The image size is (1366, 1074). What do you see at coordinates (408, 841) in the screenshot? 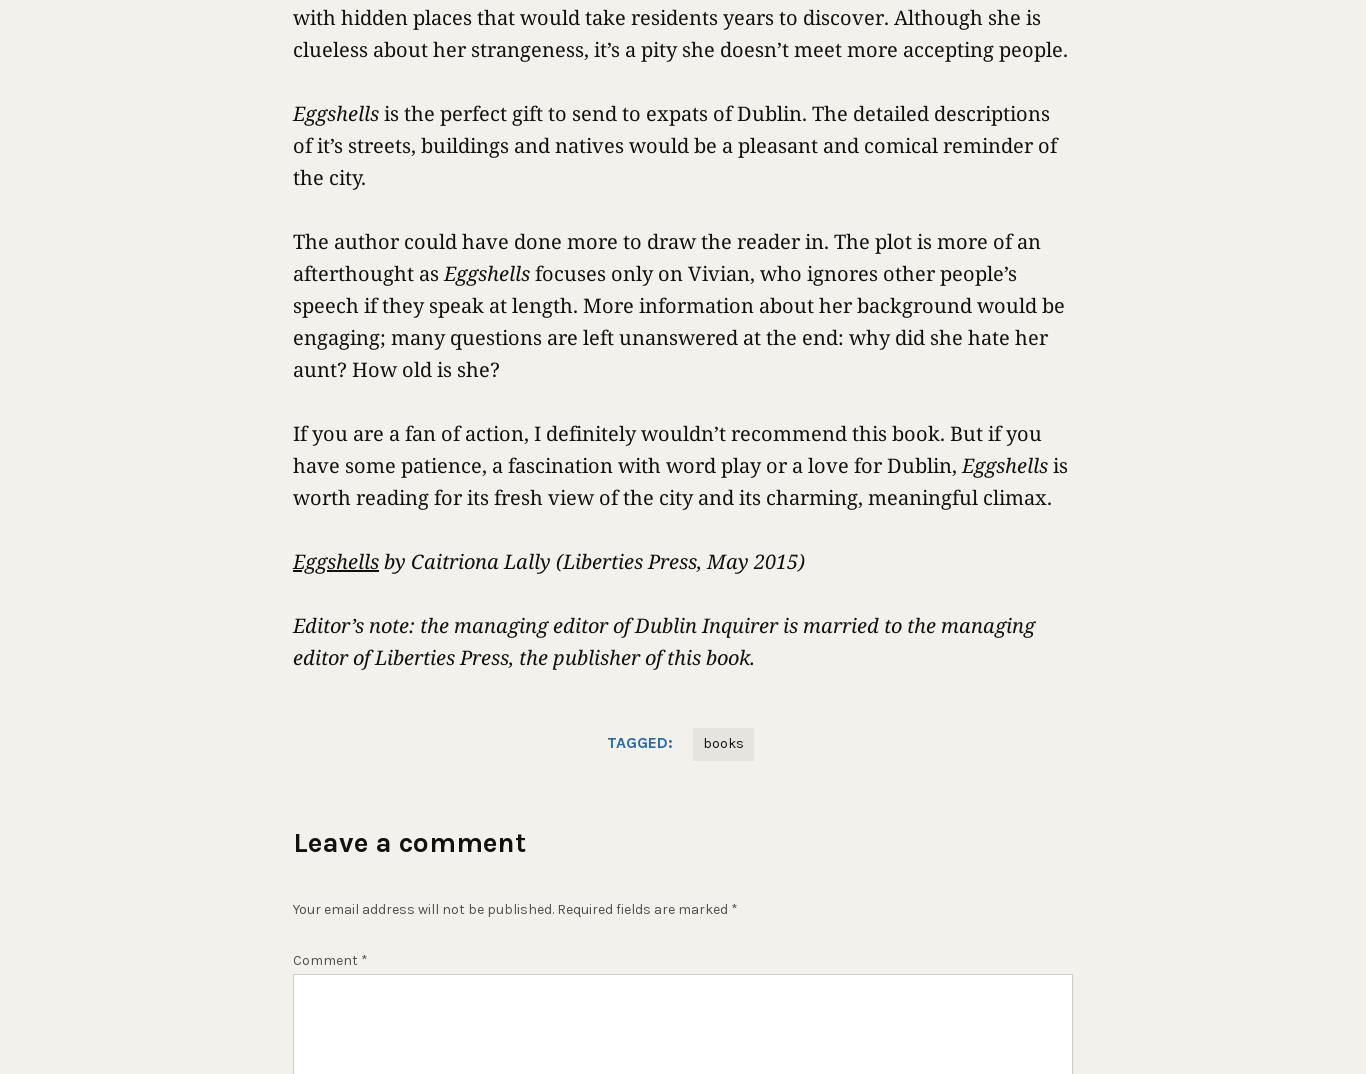
I see `'Leave a comment'` at bounding box center [408, 841].